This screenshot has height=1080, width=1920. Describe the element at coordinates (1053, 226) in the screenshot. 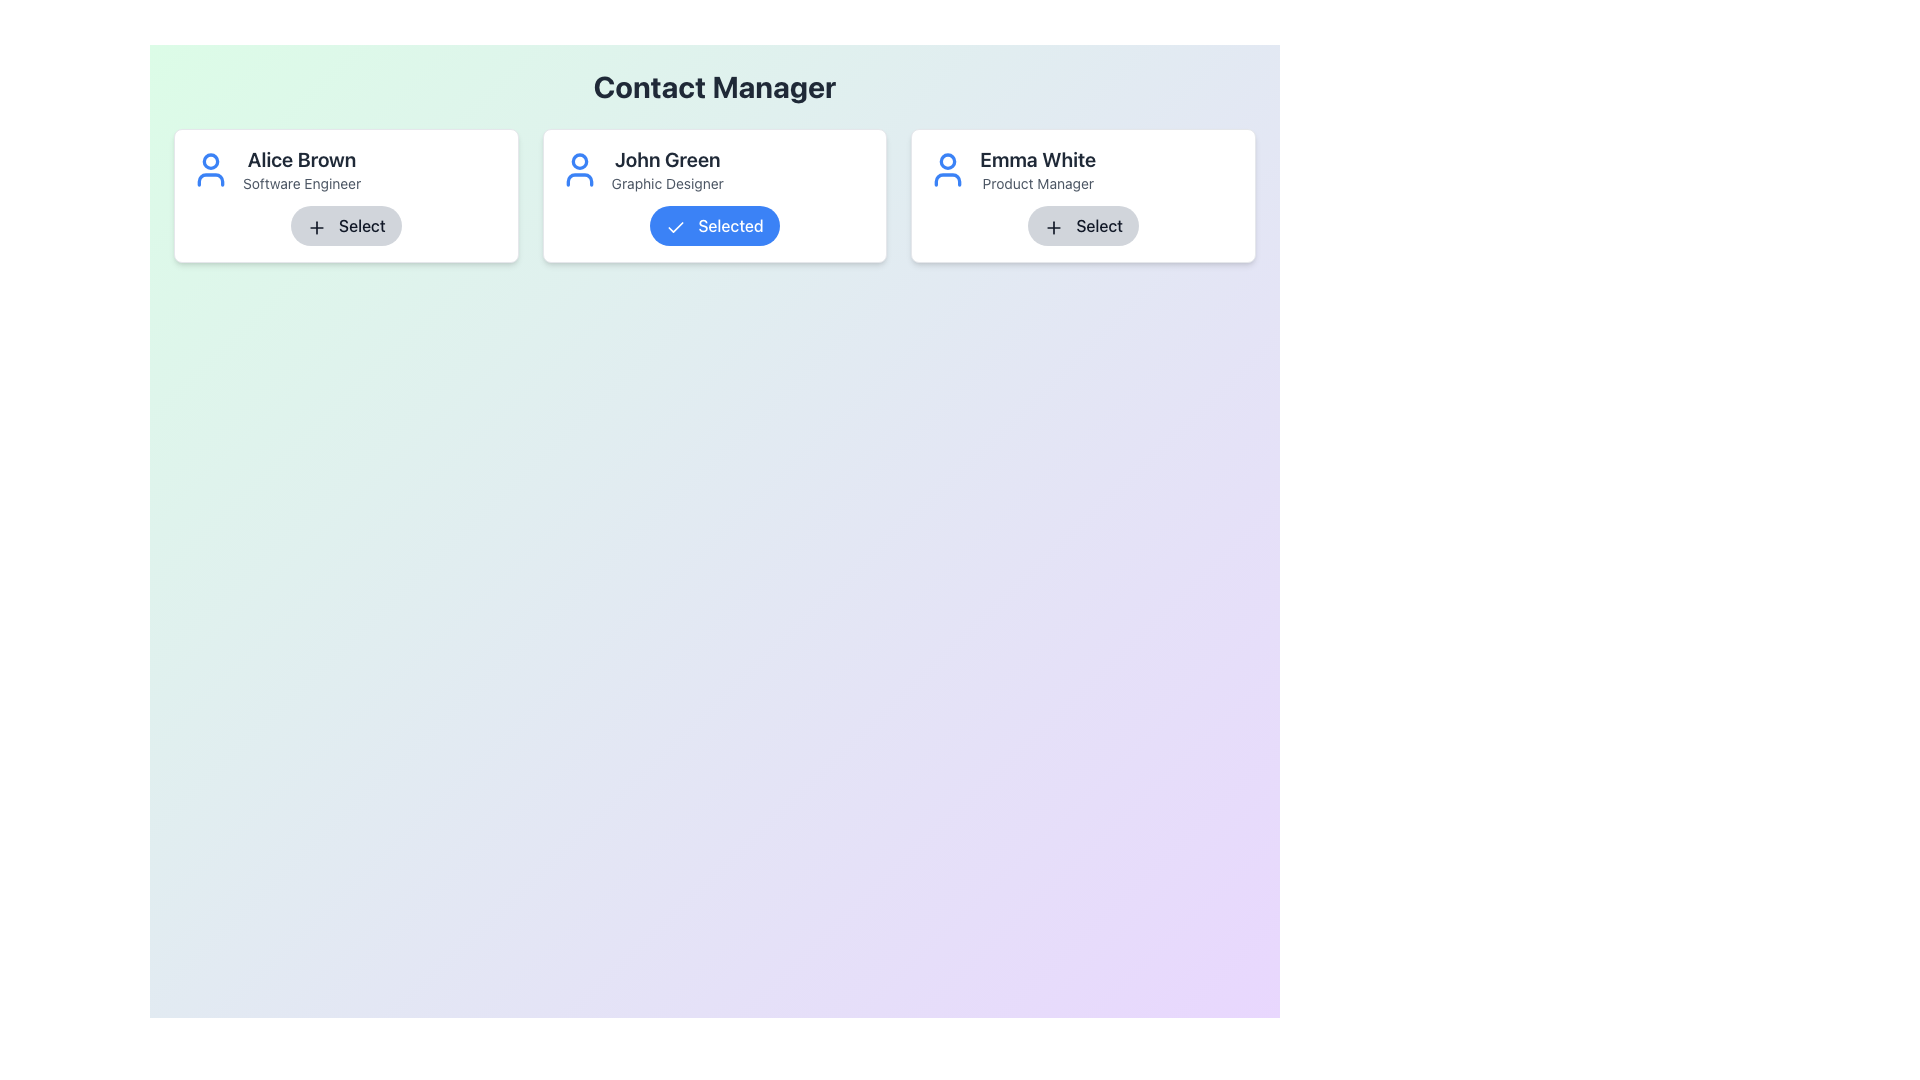

I see `the icon located at the start of the 'Select' button for the profile of 'Emma White' to interact with the button` at that location.